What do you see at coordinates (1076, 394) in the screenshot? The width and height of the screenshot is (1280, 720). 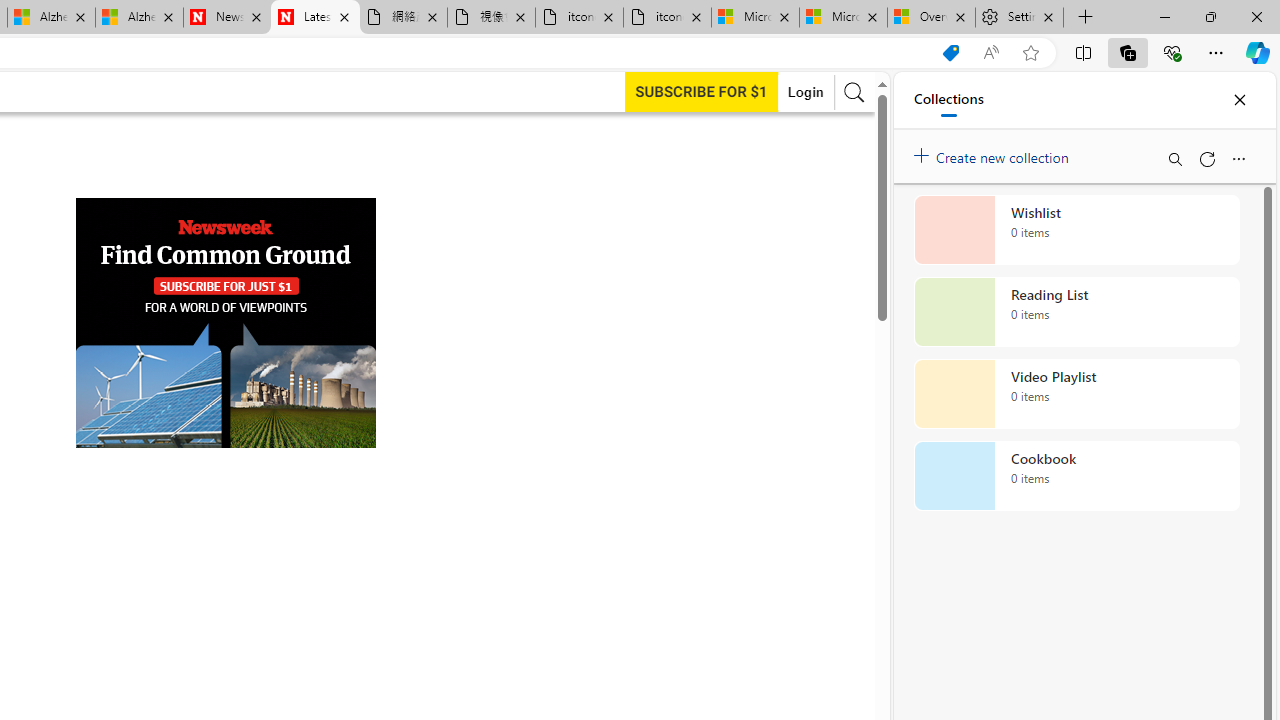 I see `'Video Playlist collection, 0 items'` at bounding box center [1076, 394].